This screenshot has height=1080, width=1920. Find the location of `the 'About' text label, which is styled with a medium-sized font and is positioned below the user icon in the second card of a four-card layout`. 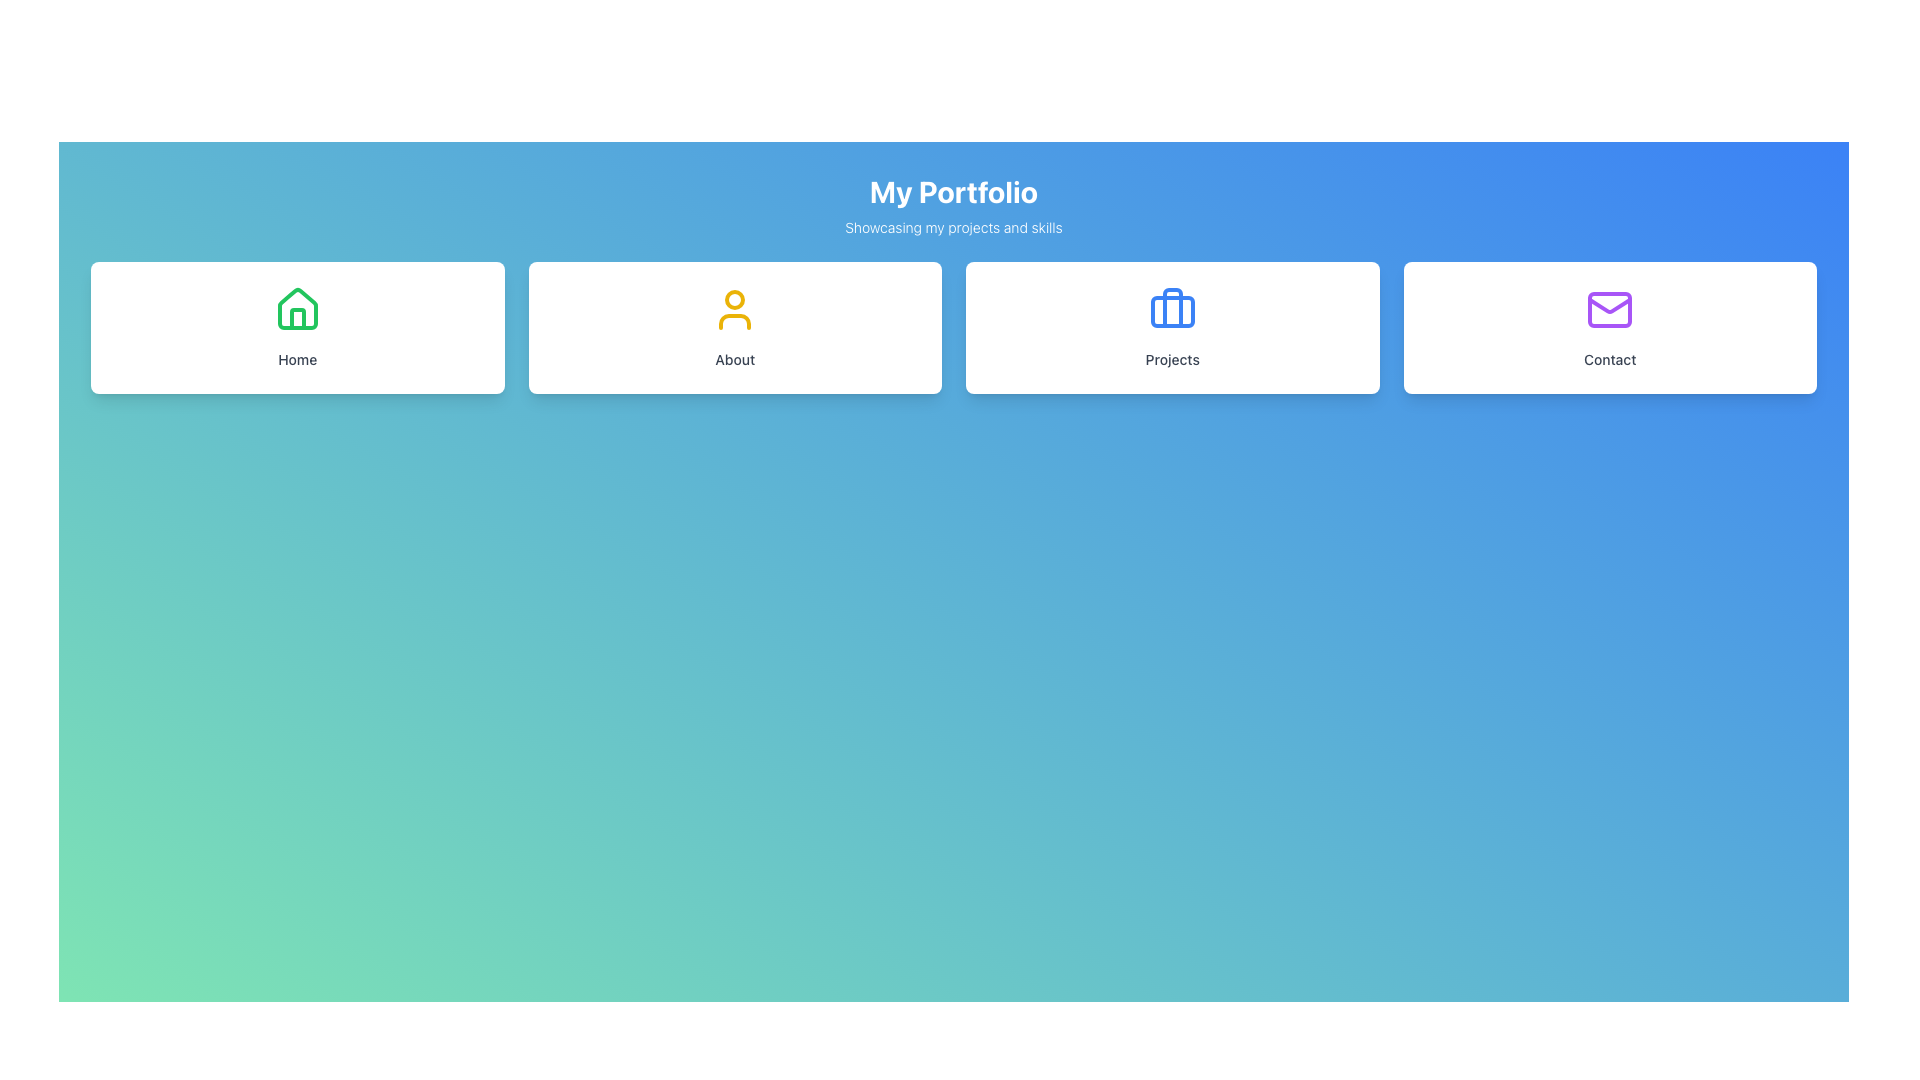

the 'About' text label, which is styled with a medium-sized font and is positioned below the user icon in the second card of a four-card layout is located at coordinates (734, 358).